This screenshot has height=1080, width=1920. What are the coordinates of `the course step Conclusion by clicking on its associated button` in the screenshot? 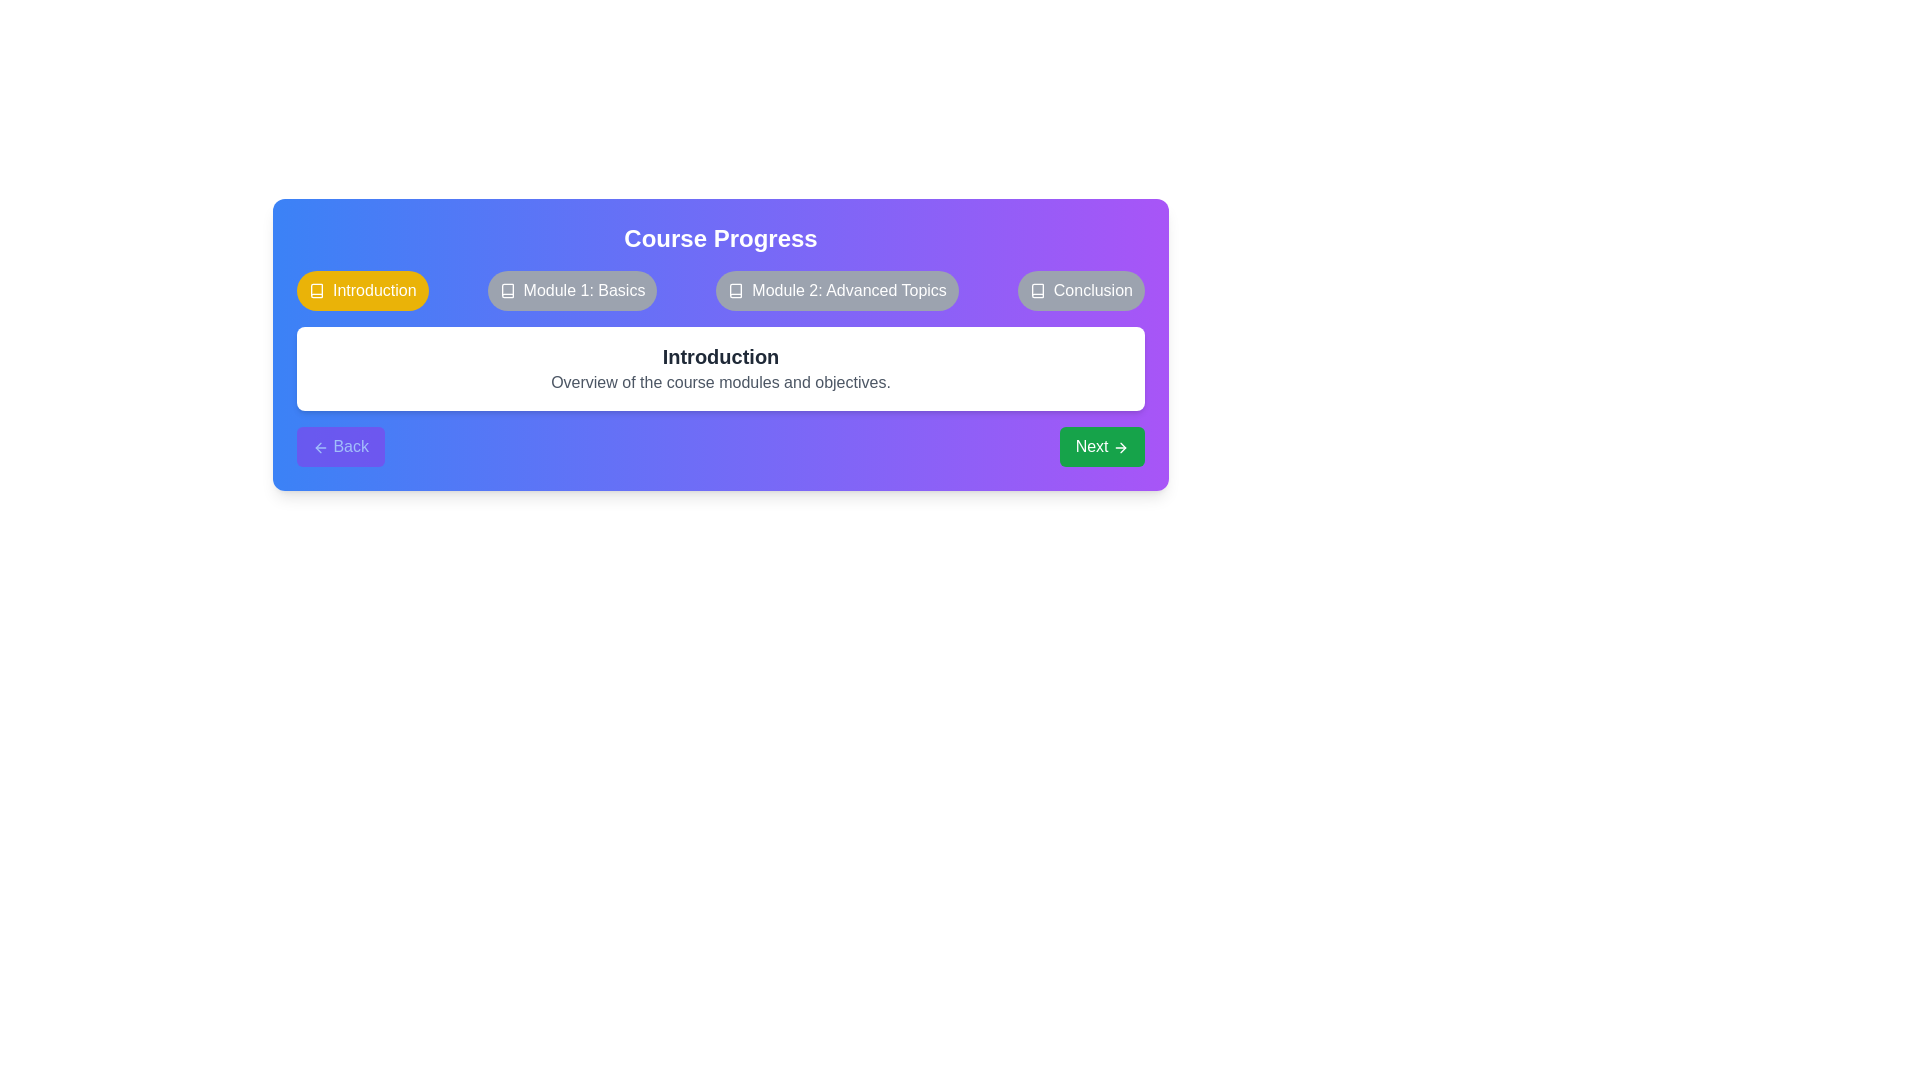 It's located at (1080, 290).